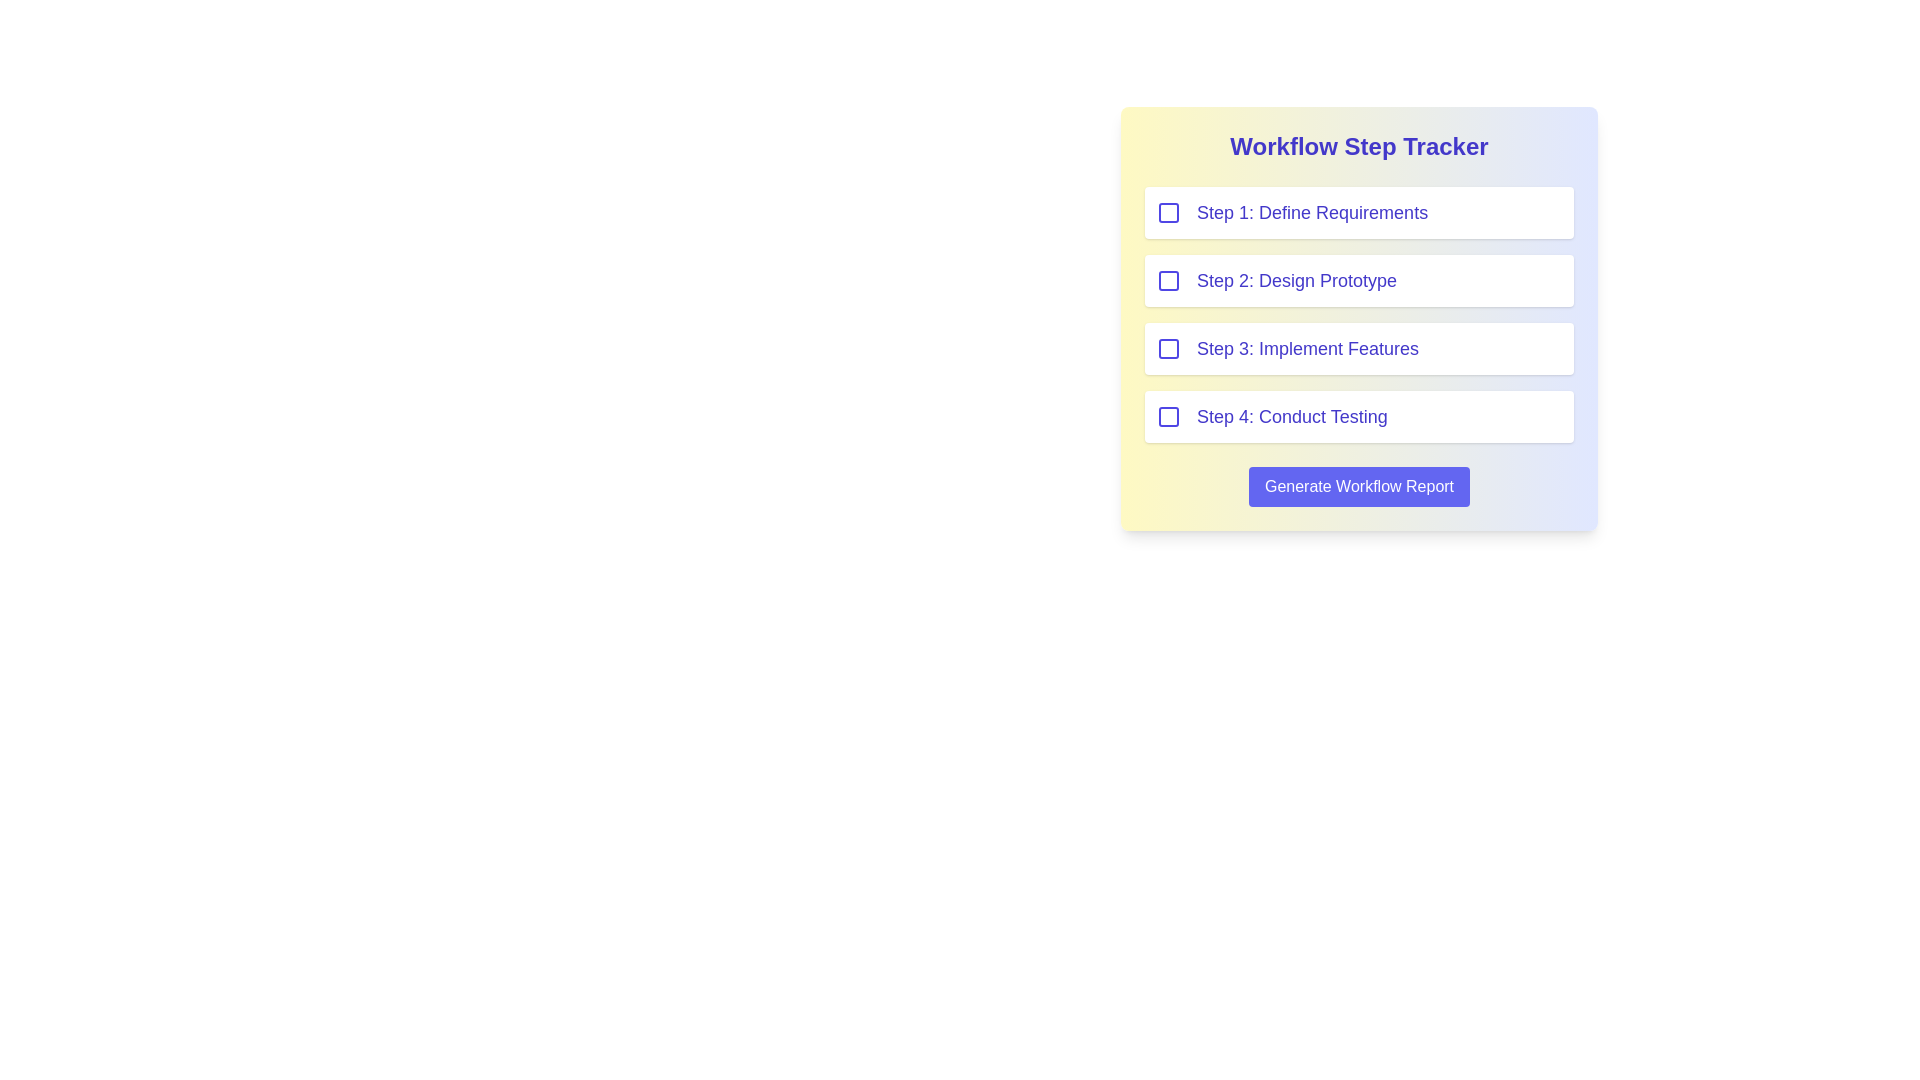 This screenshot has height=1080, width=1920. I want to click on the checkbox of the workflow step in the list component titled 'Workflow Step Tracker' to check or uncheck it, so click(1359, 315).